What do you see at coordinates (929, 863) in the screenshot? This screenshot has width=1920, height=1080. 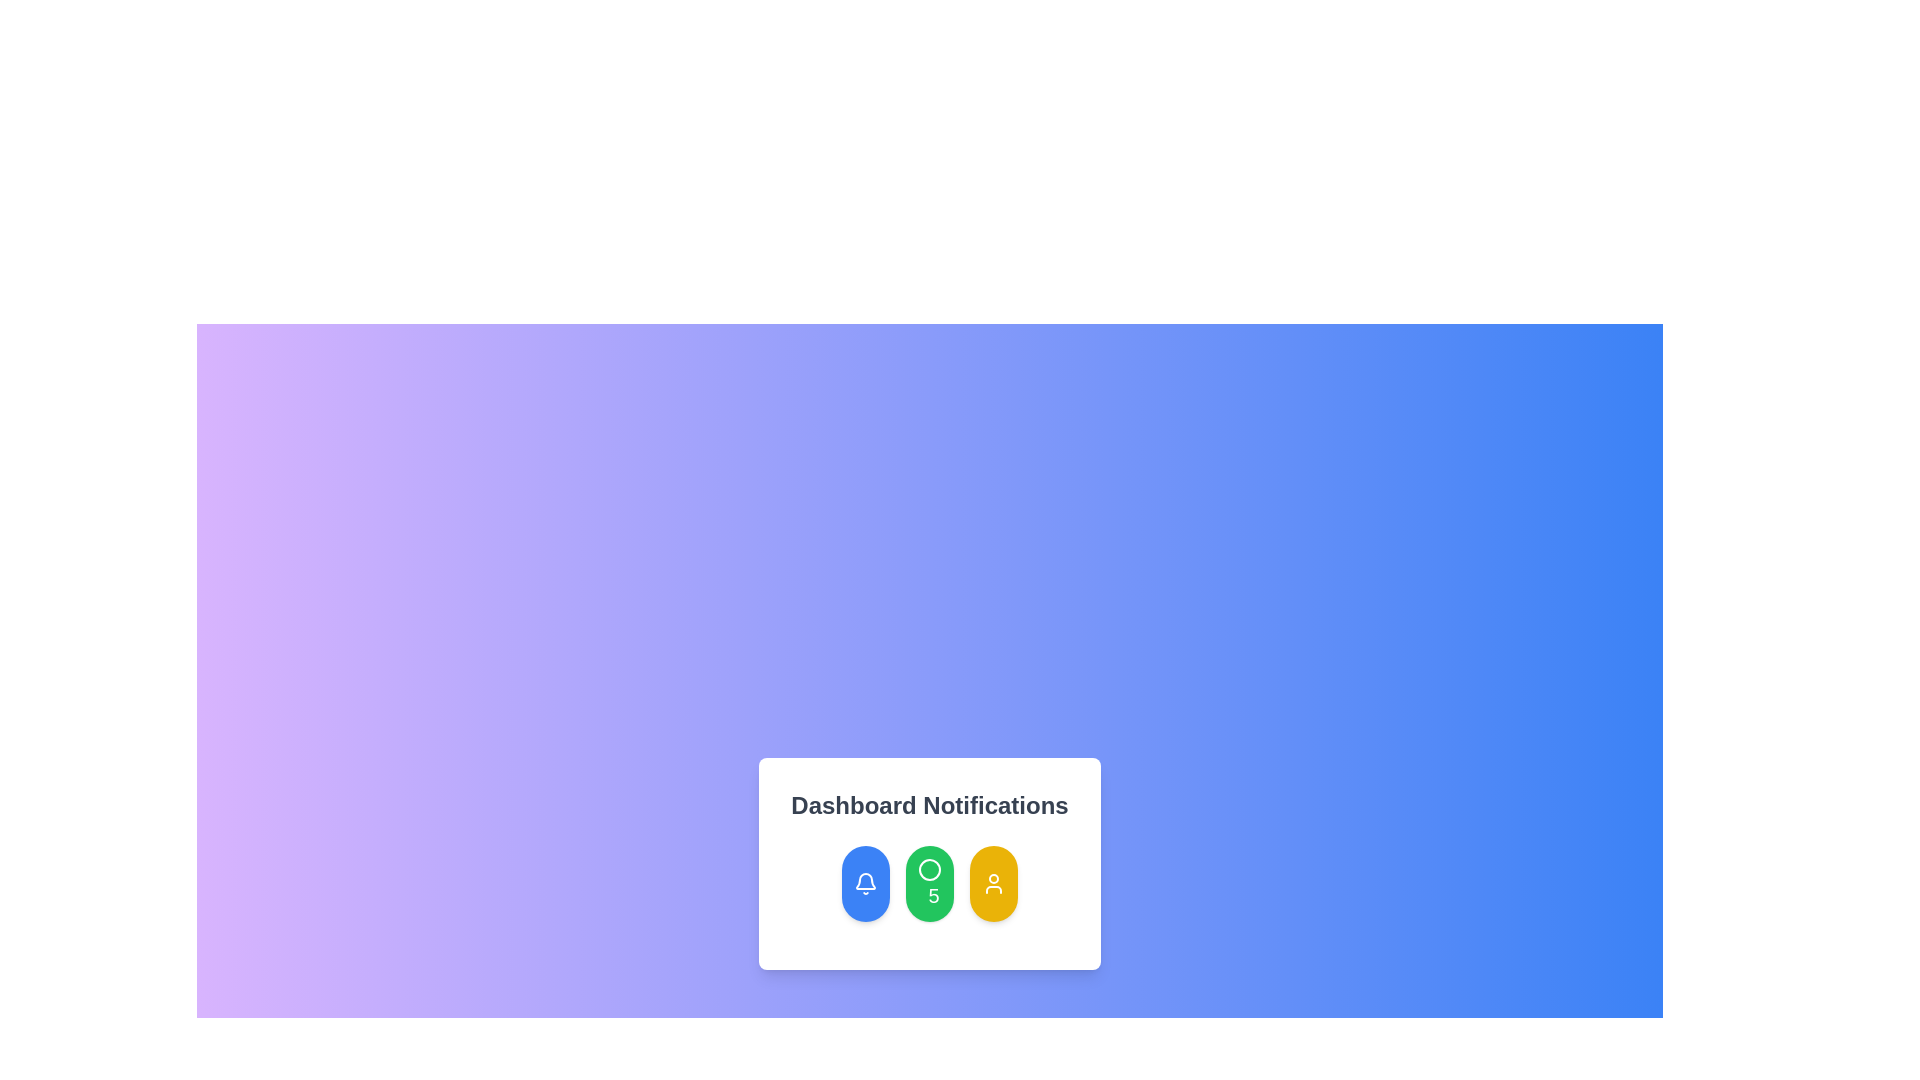 I see `the middle circular green button labeled with the number '5' and a clock icon, located below the 'Dashboard Notifications' heading` at bounding box center [929, 863].